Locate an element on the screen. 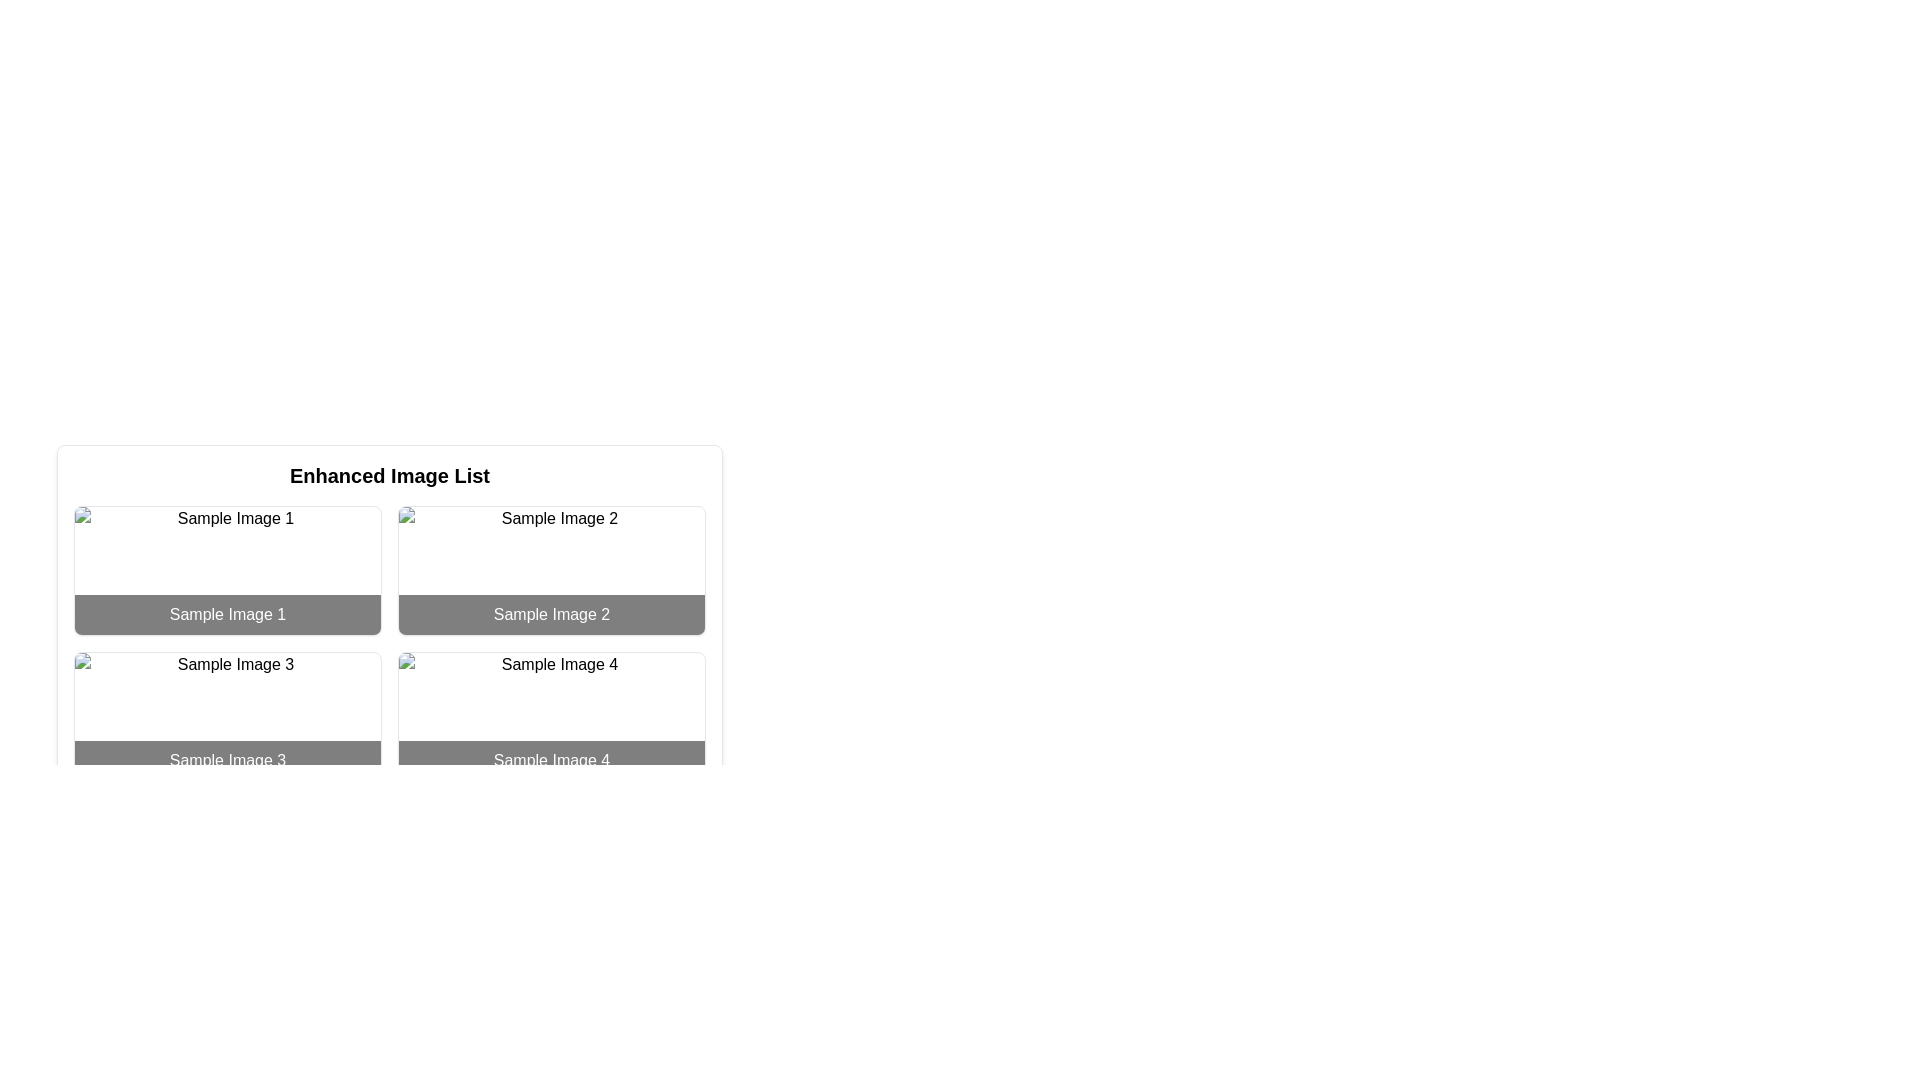  the image placeholder that occupies the upper section of the left bottom quadrant box, which is labeled 'Sample Image 3' is located at coordinates (227, 716).